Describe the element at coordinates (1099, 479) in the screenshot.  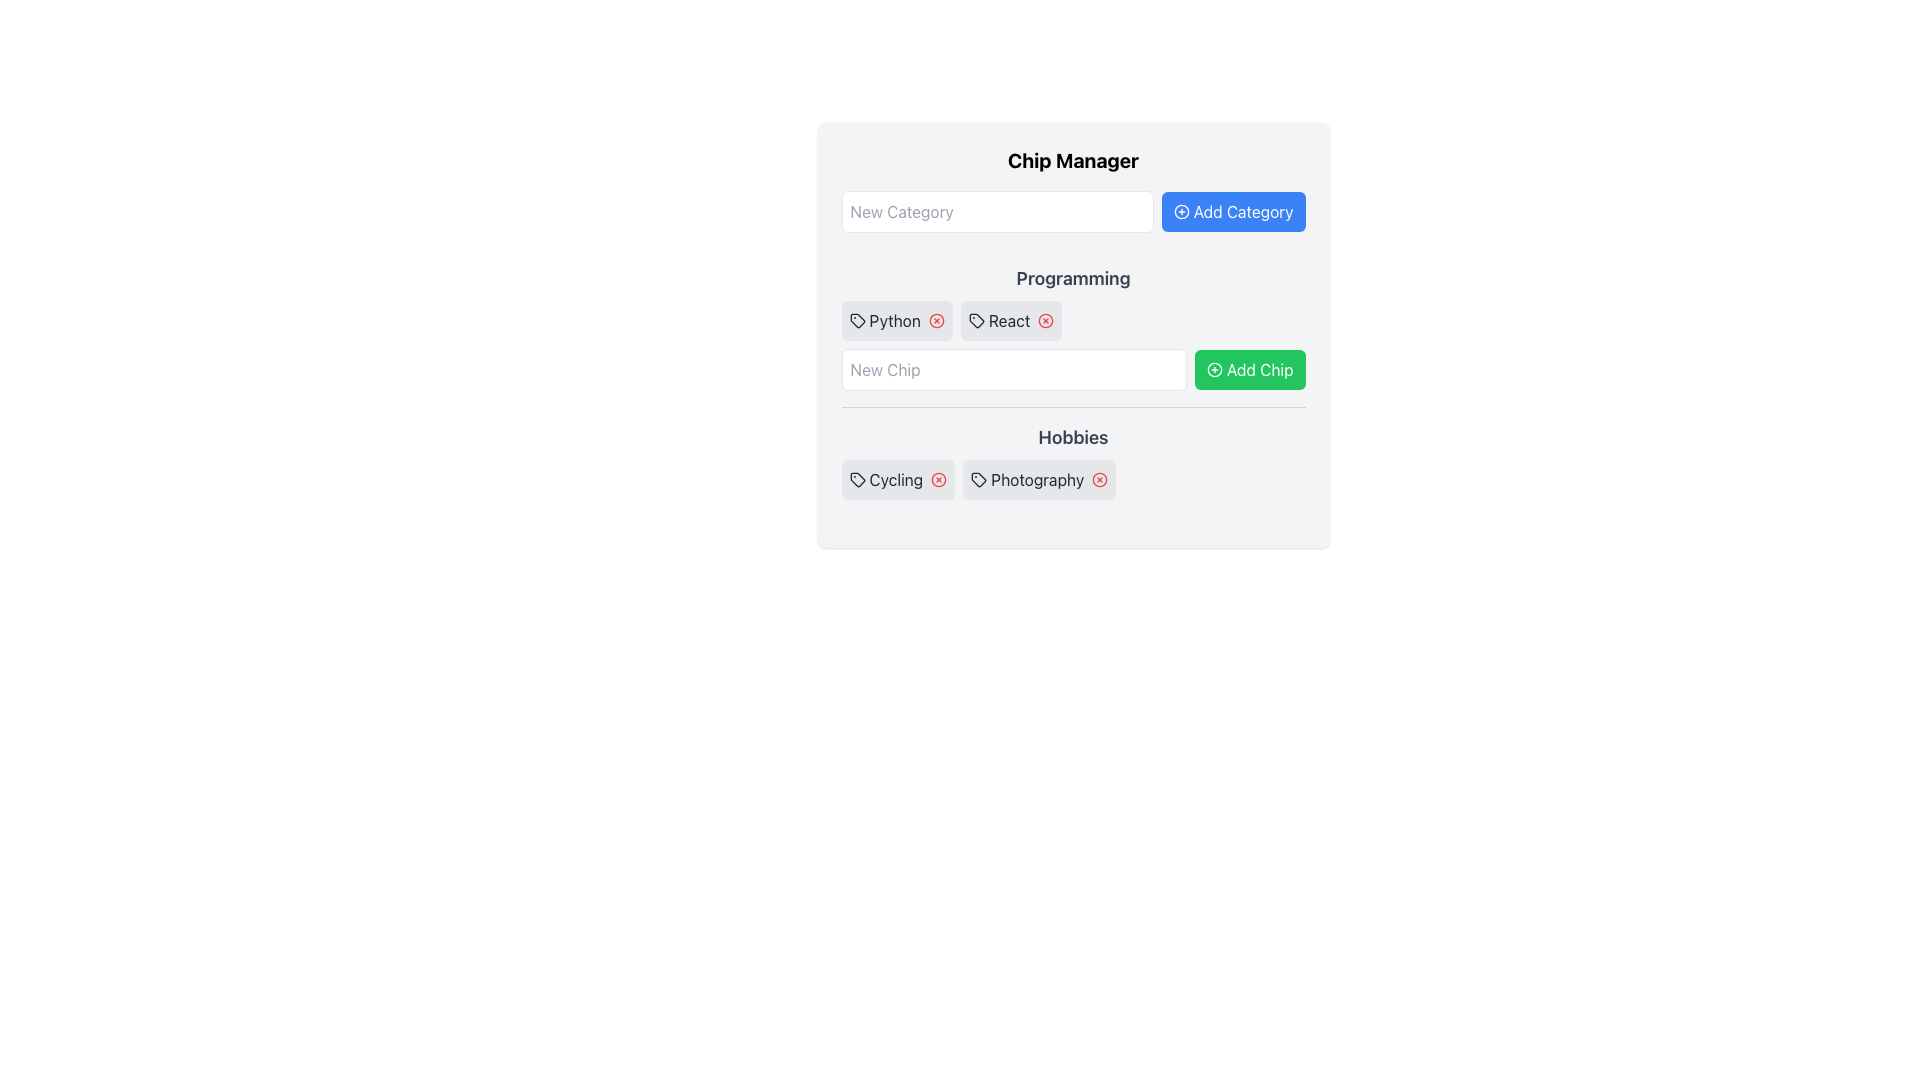
I see `the red 'X' icon button located to the right of the 'Photography' label in the 'Hobbies' section` at that location.